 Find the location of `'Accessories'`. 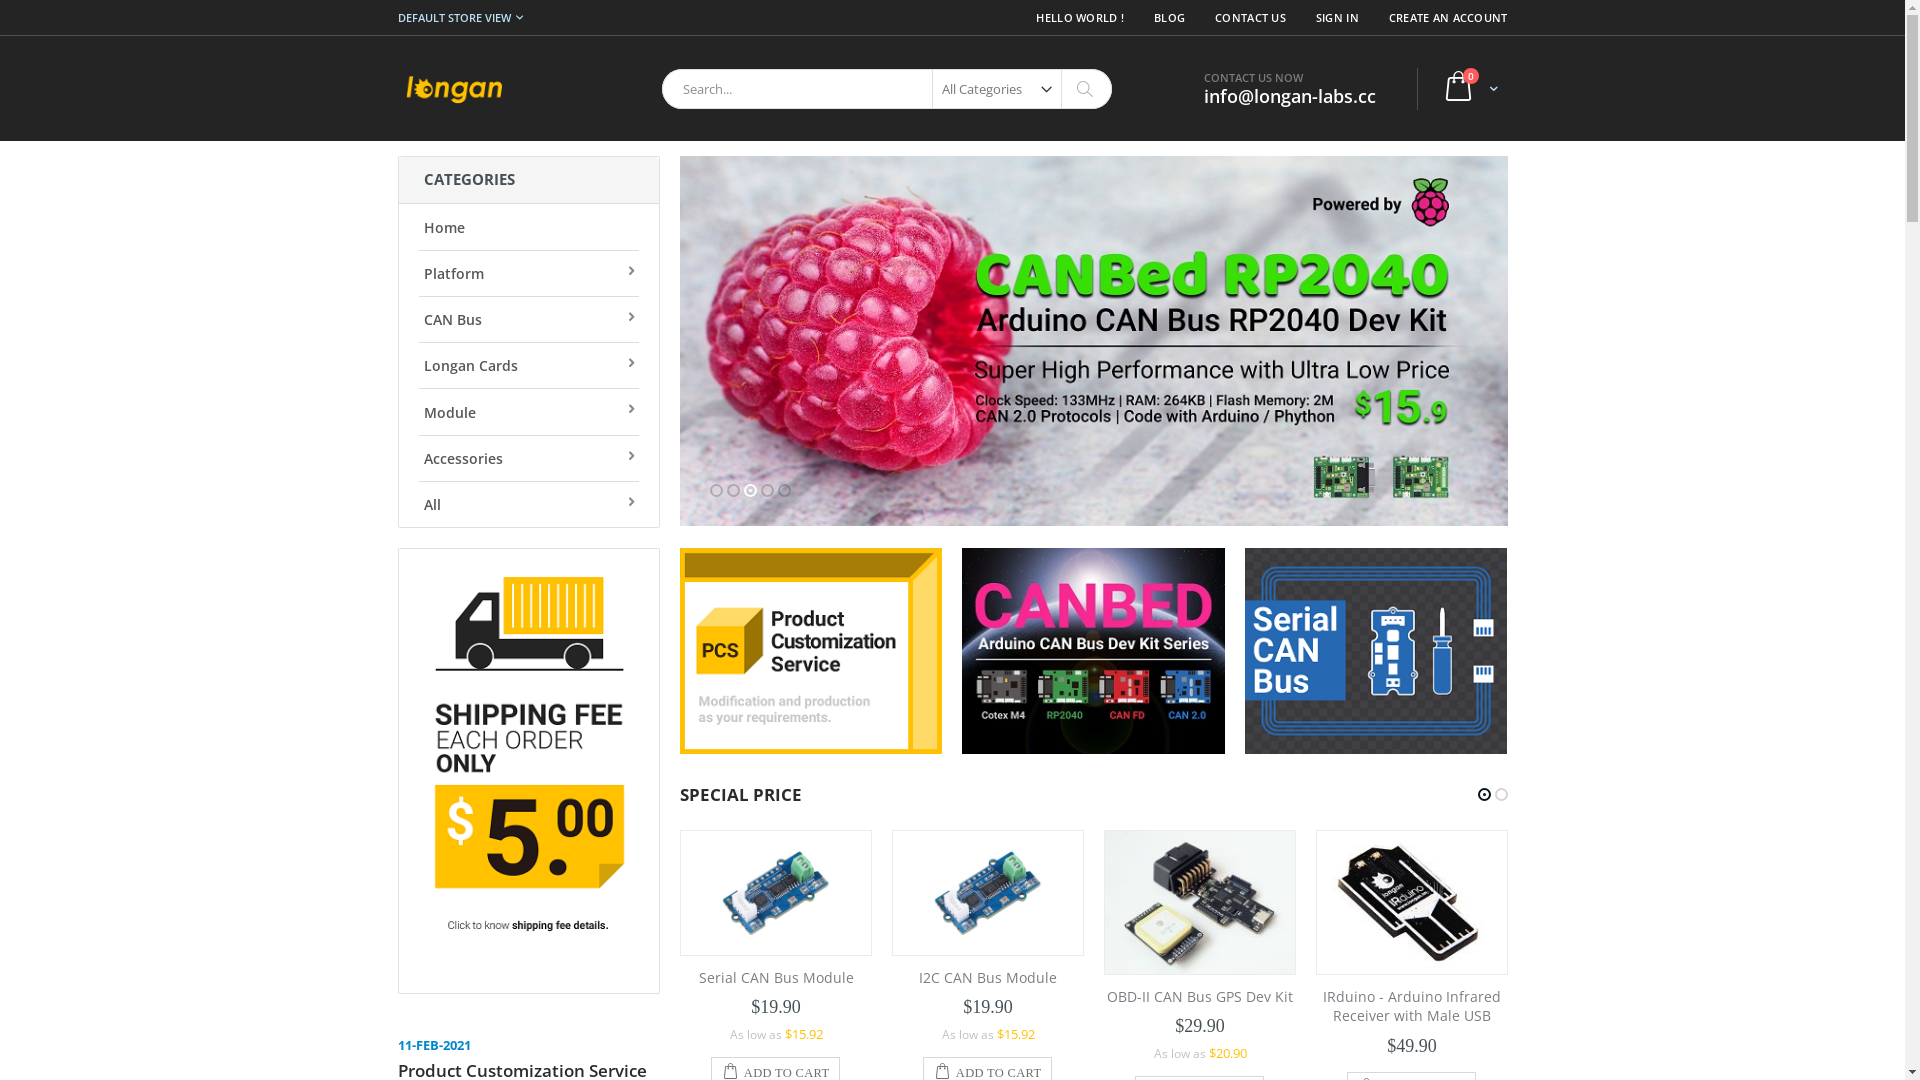

'Accessories' is located at coordinates (528, 458).